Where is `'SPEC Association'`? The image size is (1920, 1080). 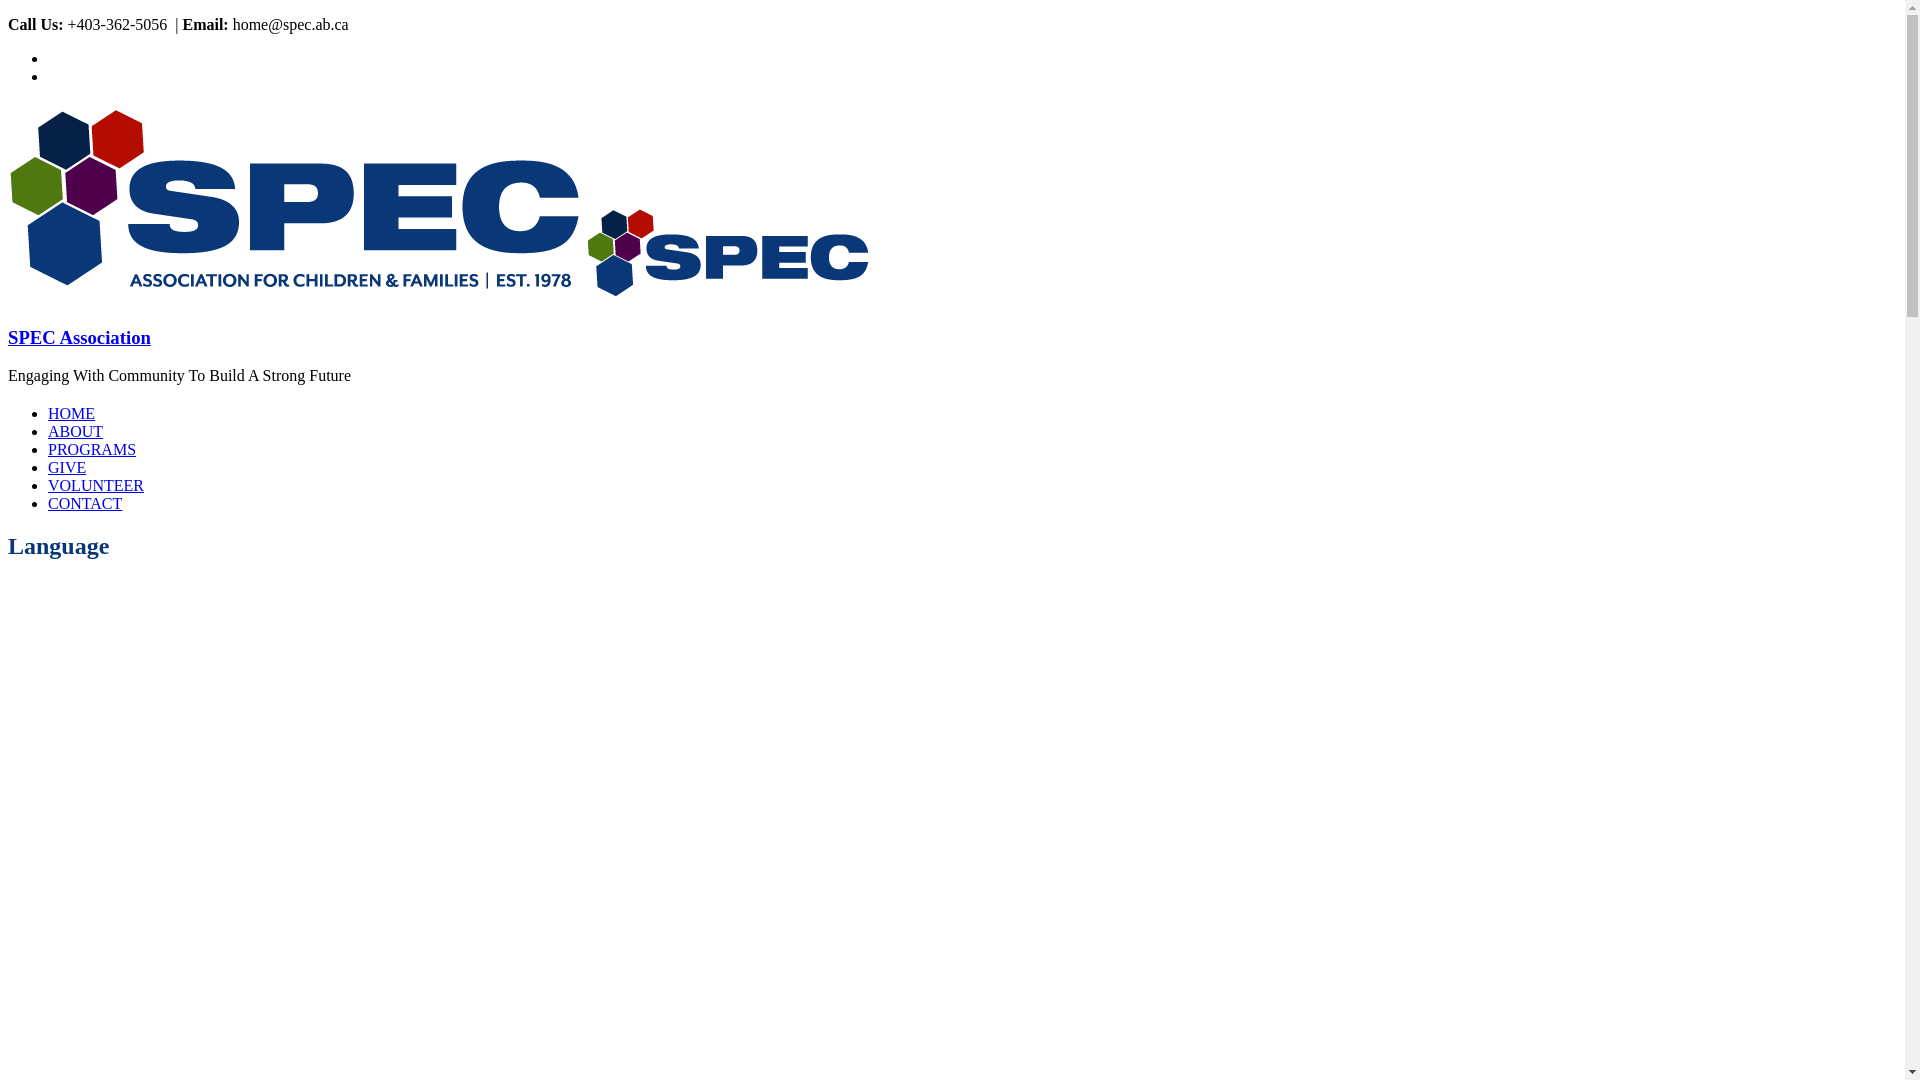 'SPEC Association' is located at coordinates (727, 298).